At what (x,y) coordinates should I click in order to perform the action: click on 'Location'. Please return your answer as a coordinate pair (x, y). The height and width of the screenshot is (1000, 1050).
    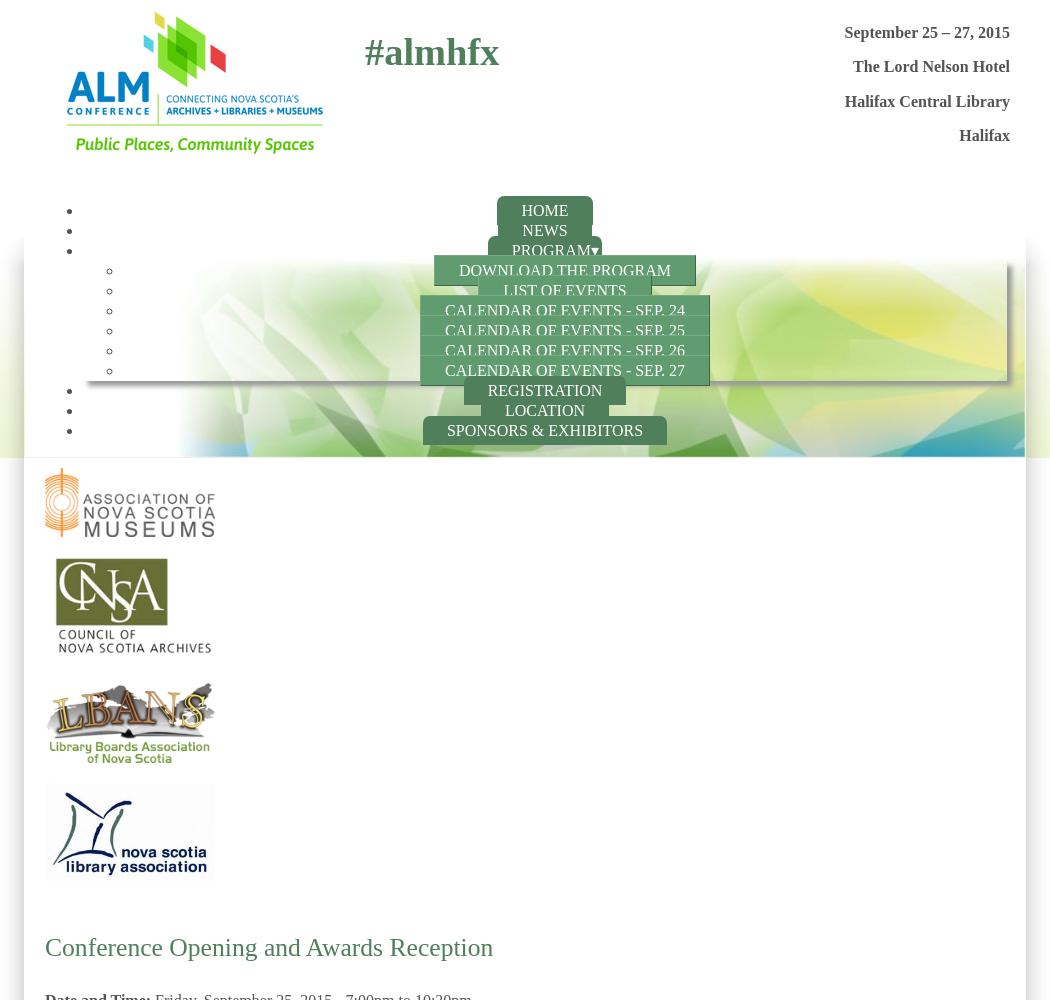
    Looking at the image, I should click on (544, 410).